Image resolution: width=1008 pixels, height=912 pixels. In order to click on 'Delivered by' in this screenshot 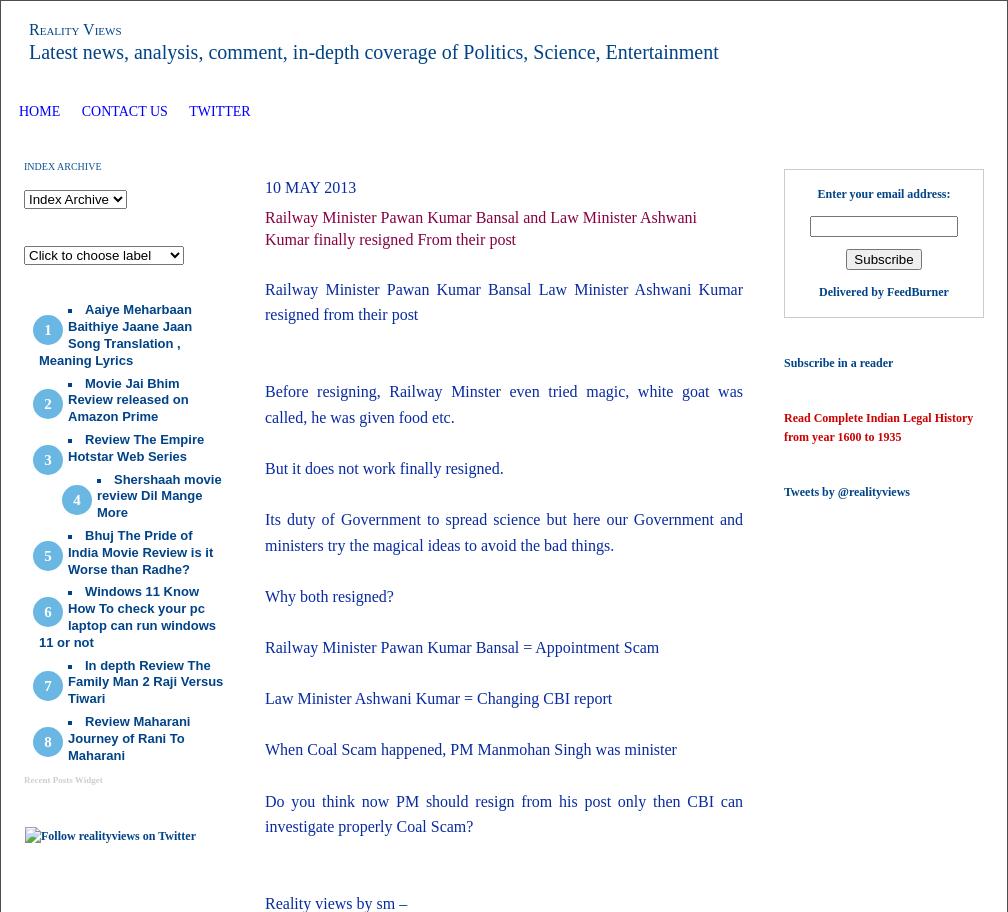, I will do `click(852, 290)`.